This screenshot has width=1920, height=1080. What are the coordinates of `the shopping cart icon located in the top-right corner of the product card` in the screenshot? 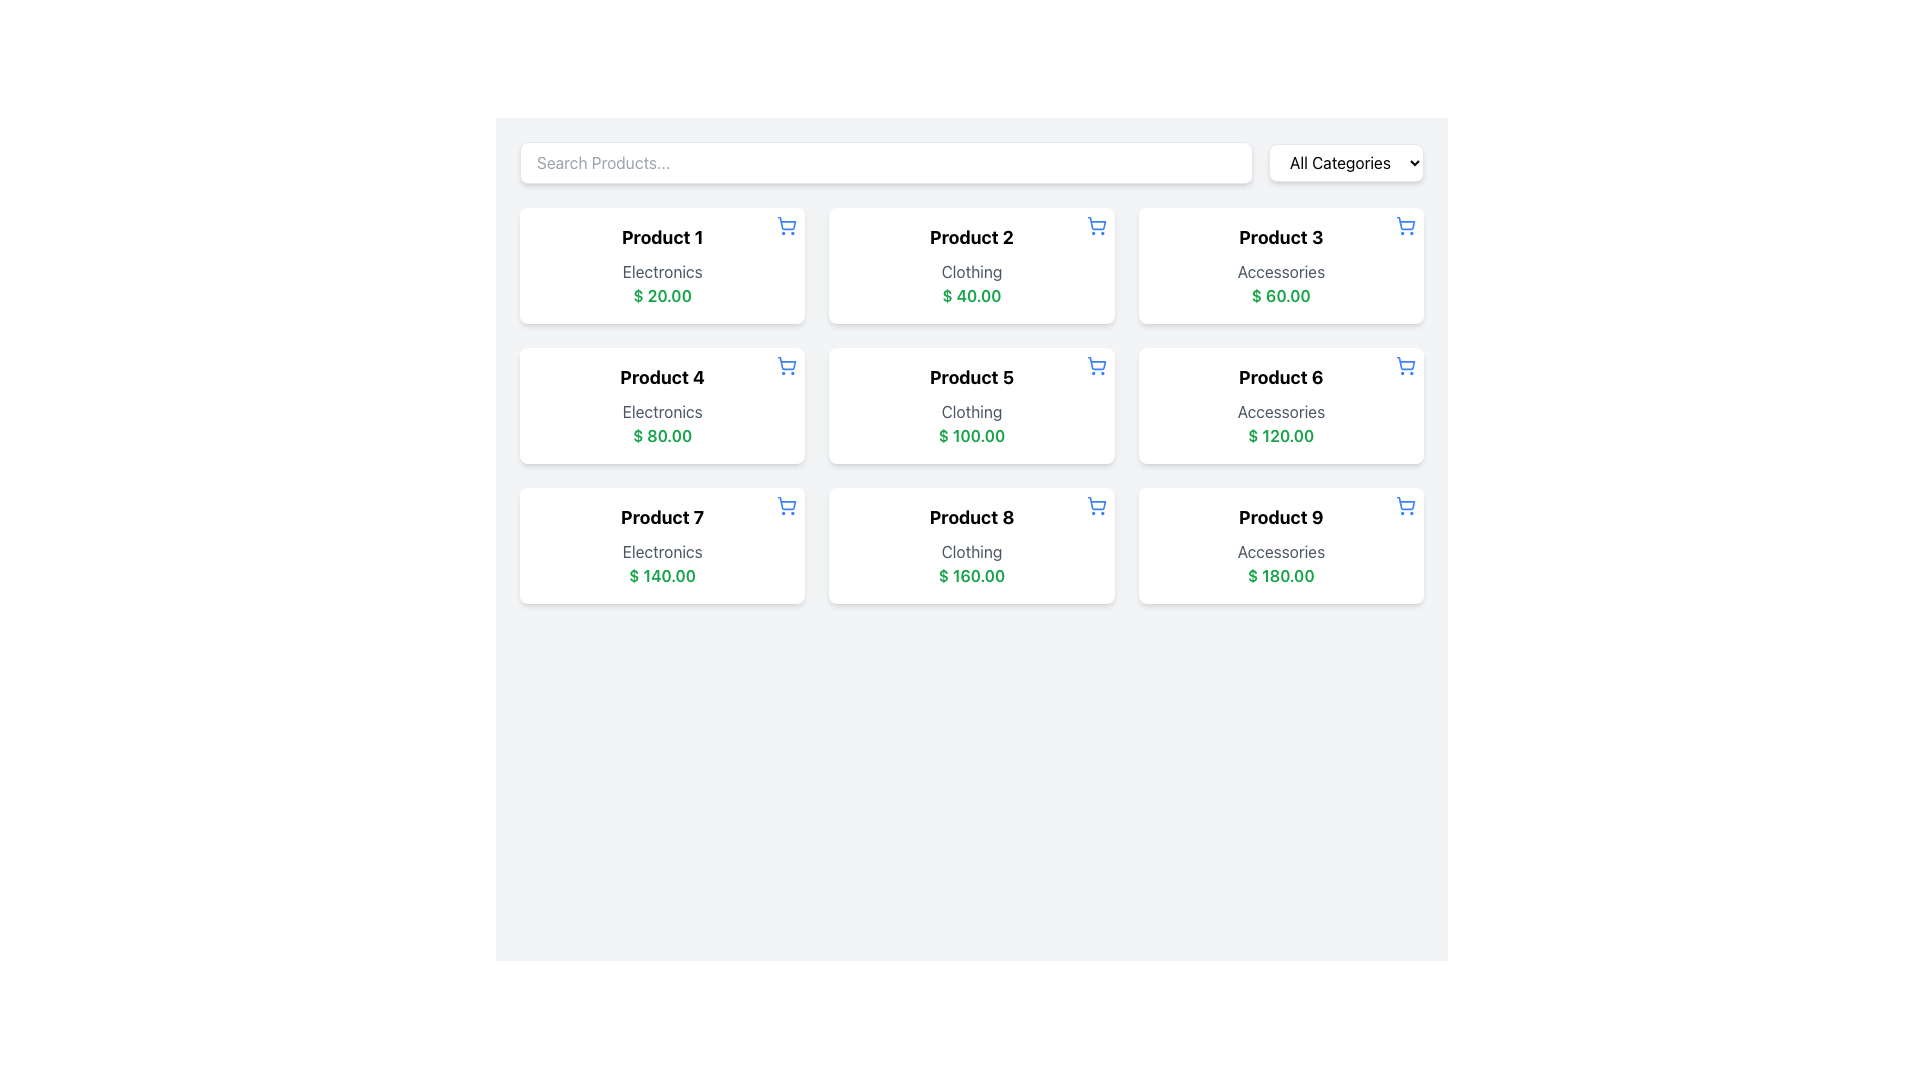 It's located at (1405, 502).